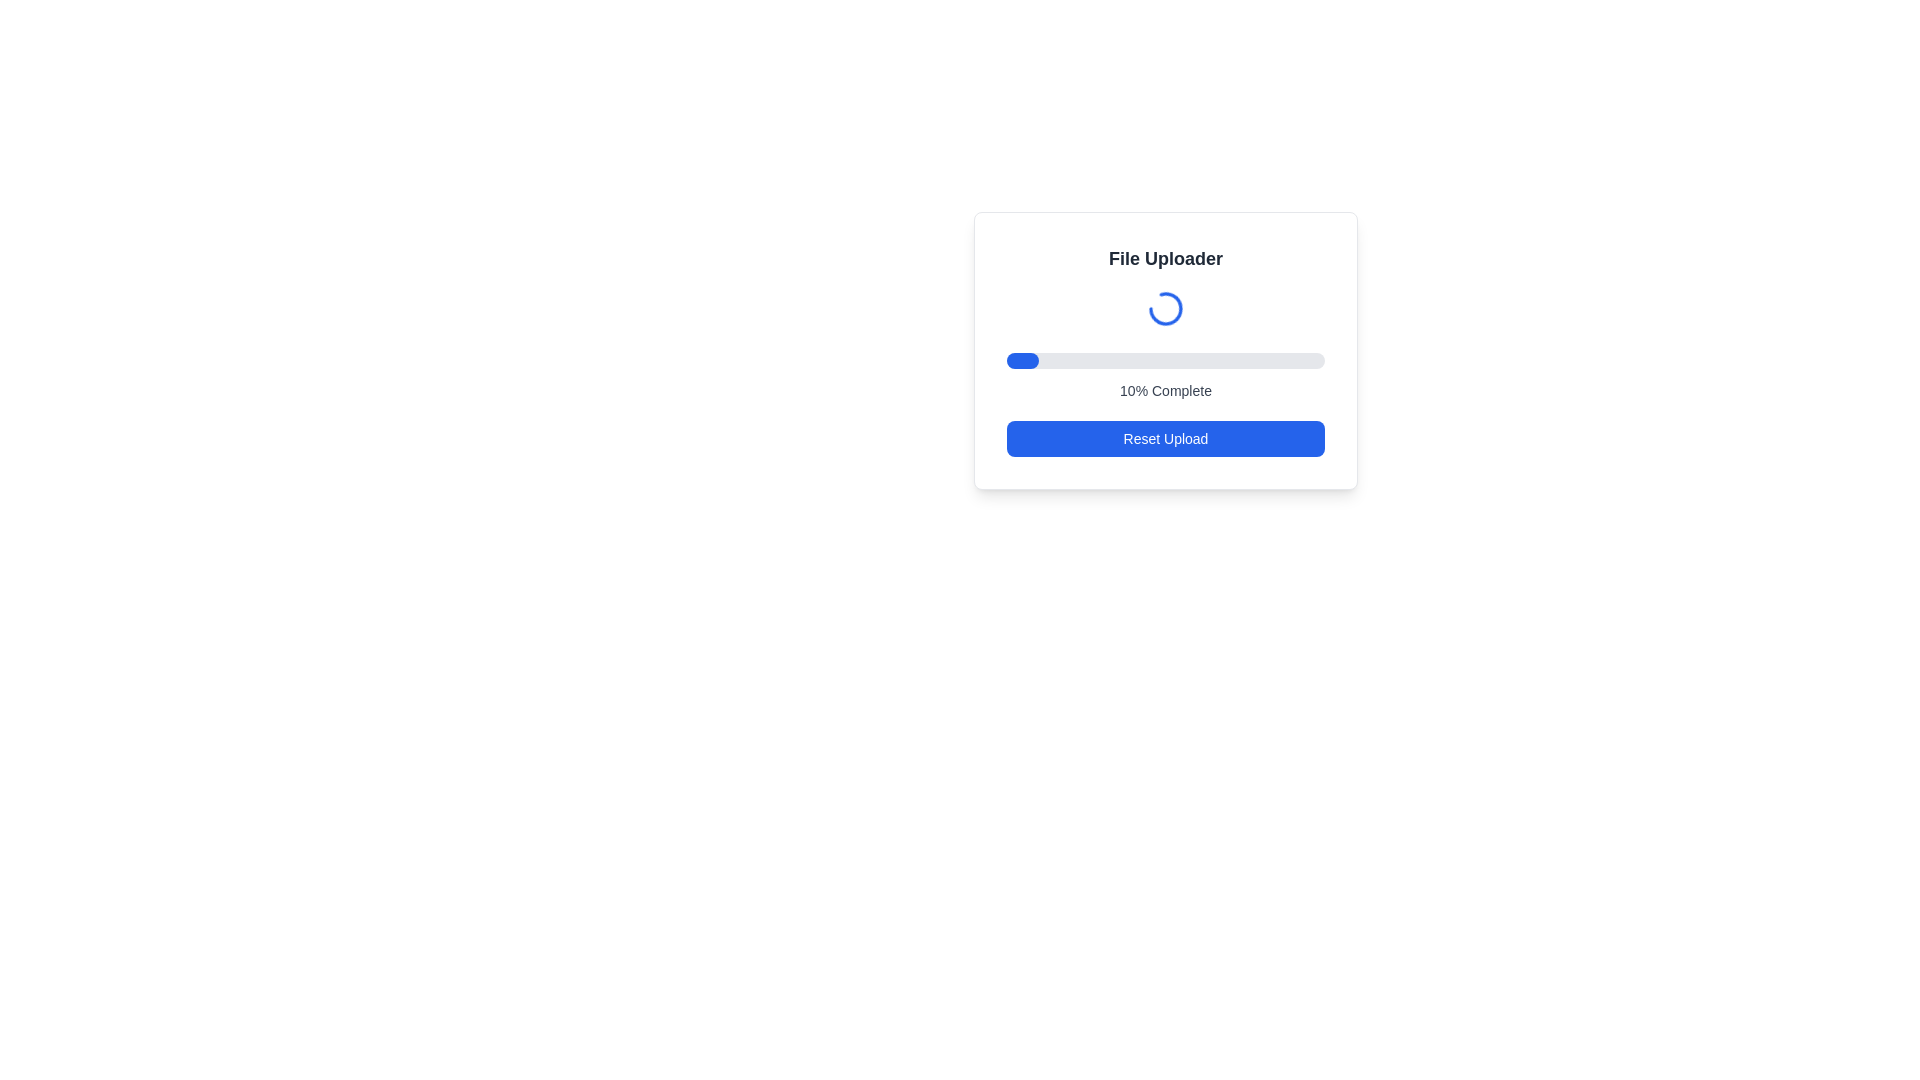 The image size is (1920, 1080). Describe the element at coordinates (1166, 308) in the screenshot. I see `the Spinner/Loader icon indicating an ongoing process in the 'File Uploader' modal` at that location.